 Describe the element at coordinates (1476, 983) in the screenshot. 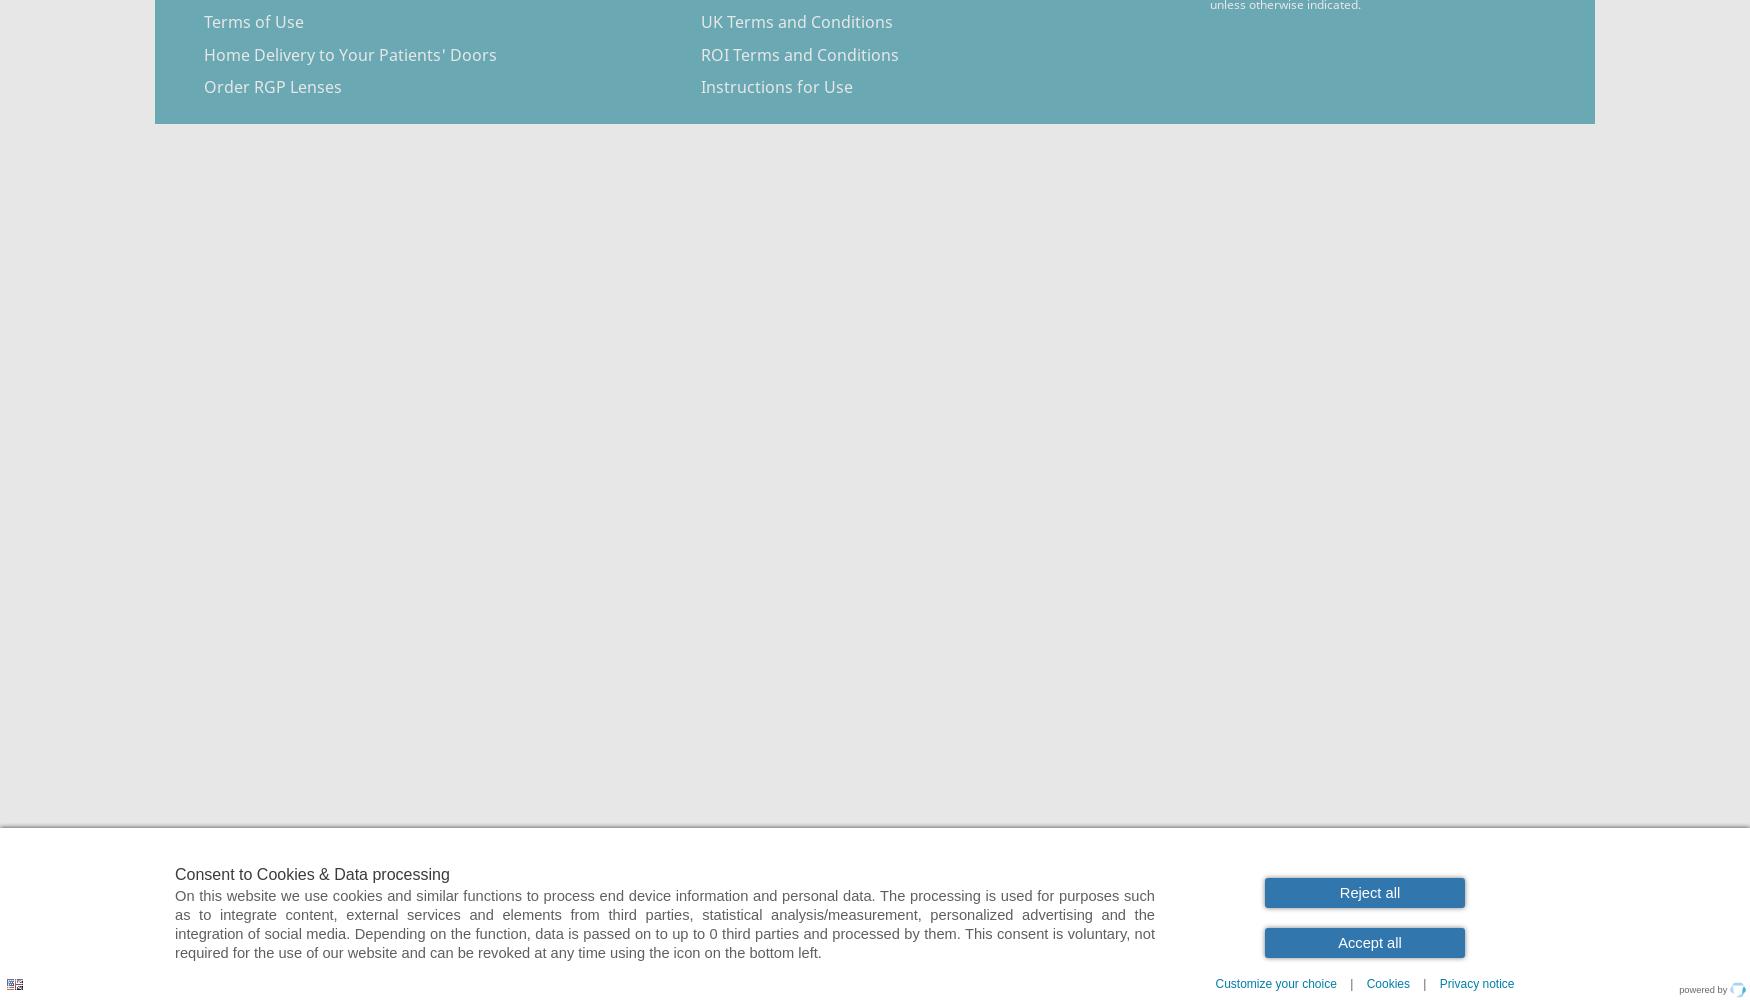

I see `'Privacy notice'` at that location.